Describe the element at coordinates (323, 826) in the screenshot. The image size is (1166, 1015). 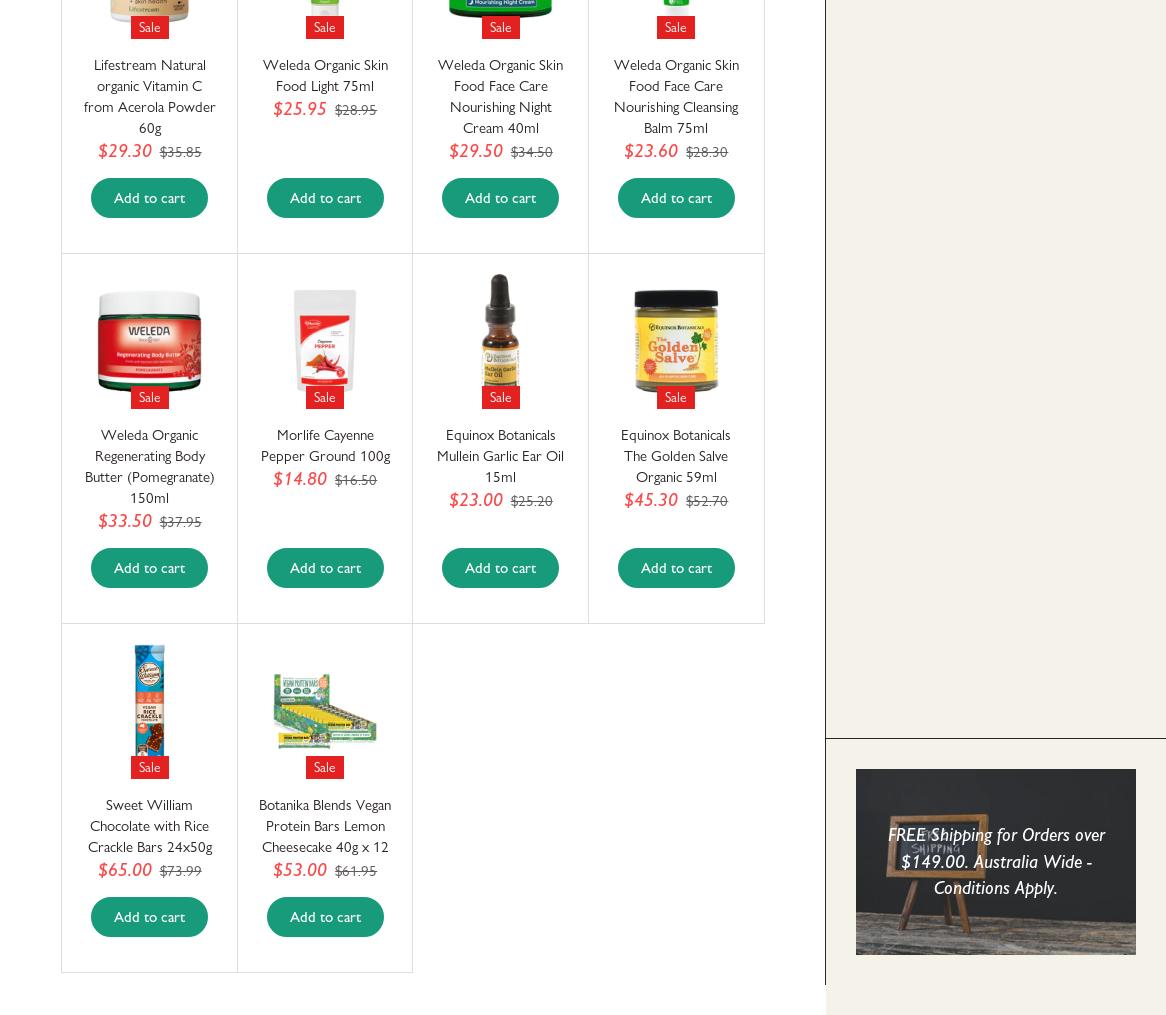
I see `'Botanika Blends Vegan Protein Bars Lemon Cheesecake 40g x 12'` at that location.